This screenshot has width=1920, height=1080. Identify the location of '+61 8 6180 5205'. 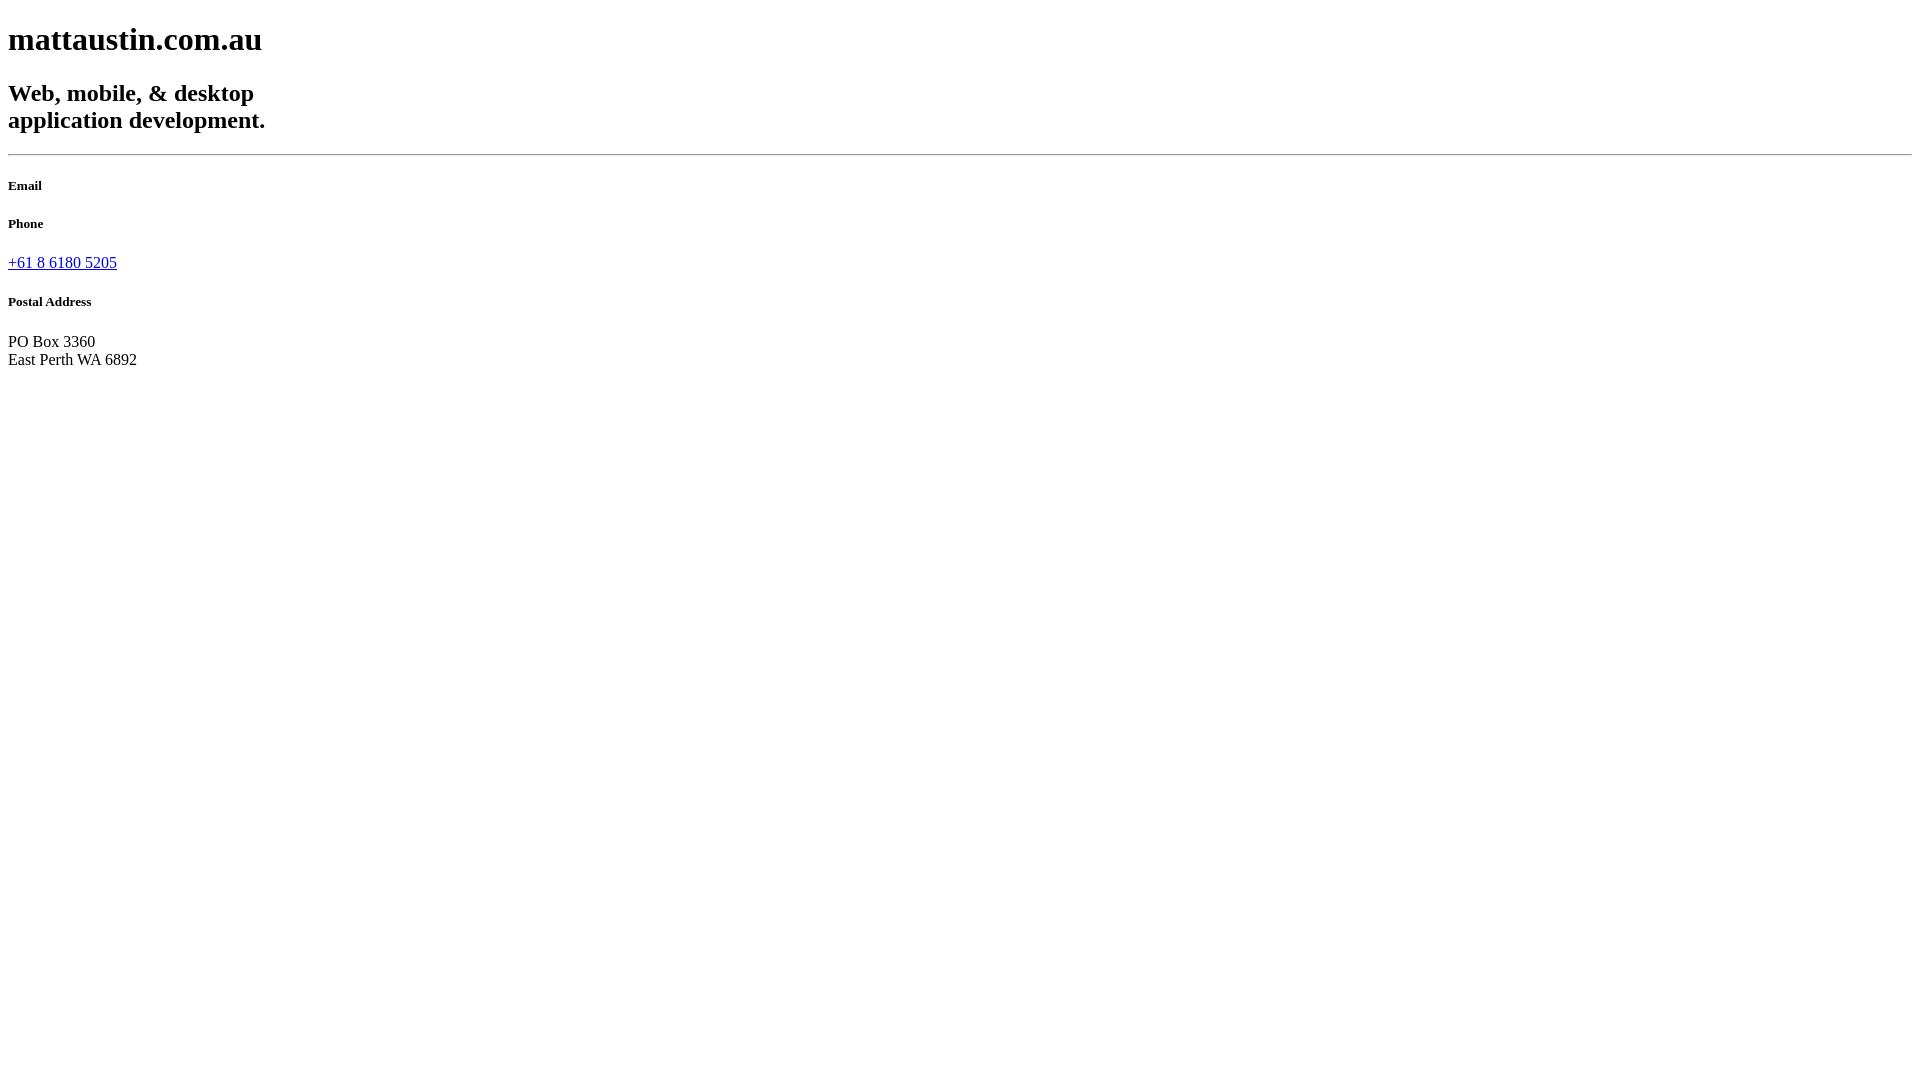
(62, 261).